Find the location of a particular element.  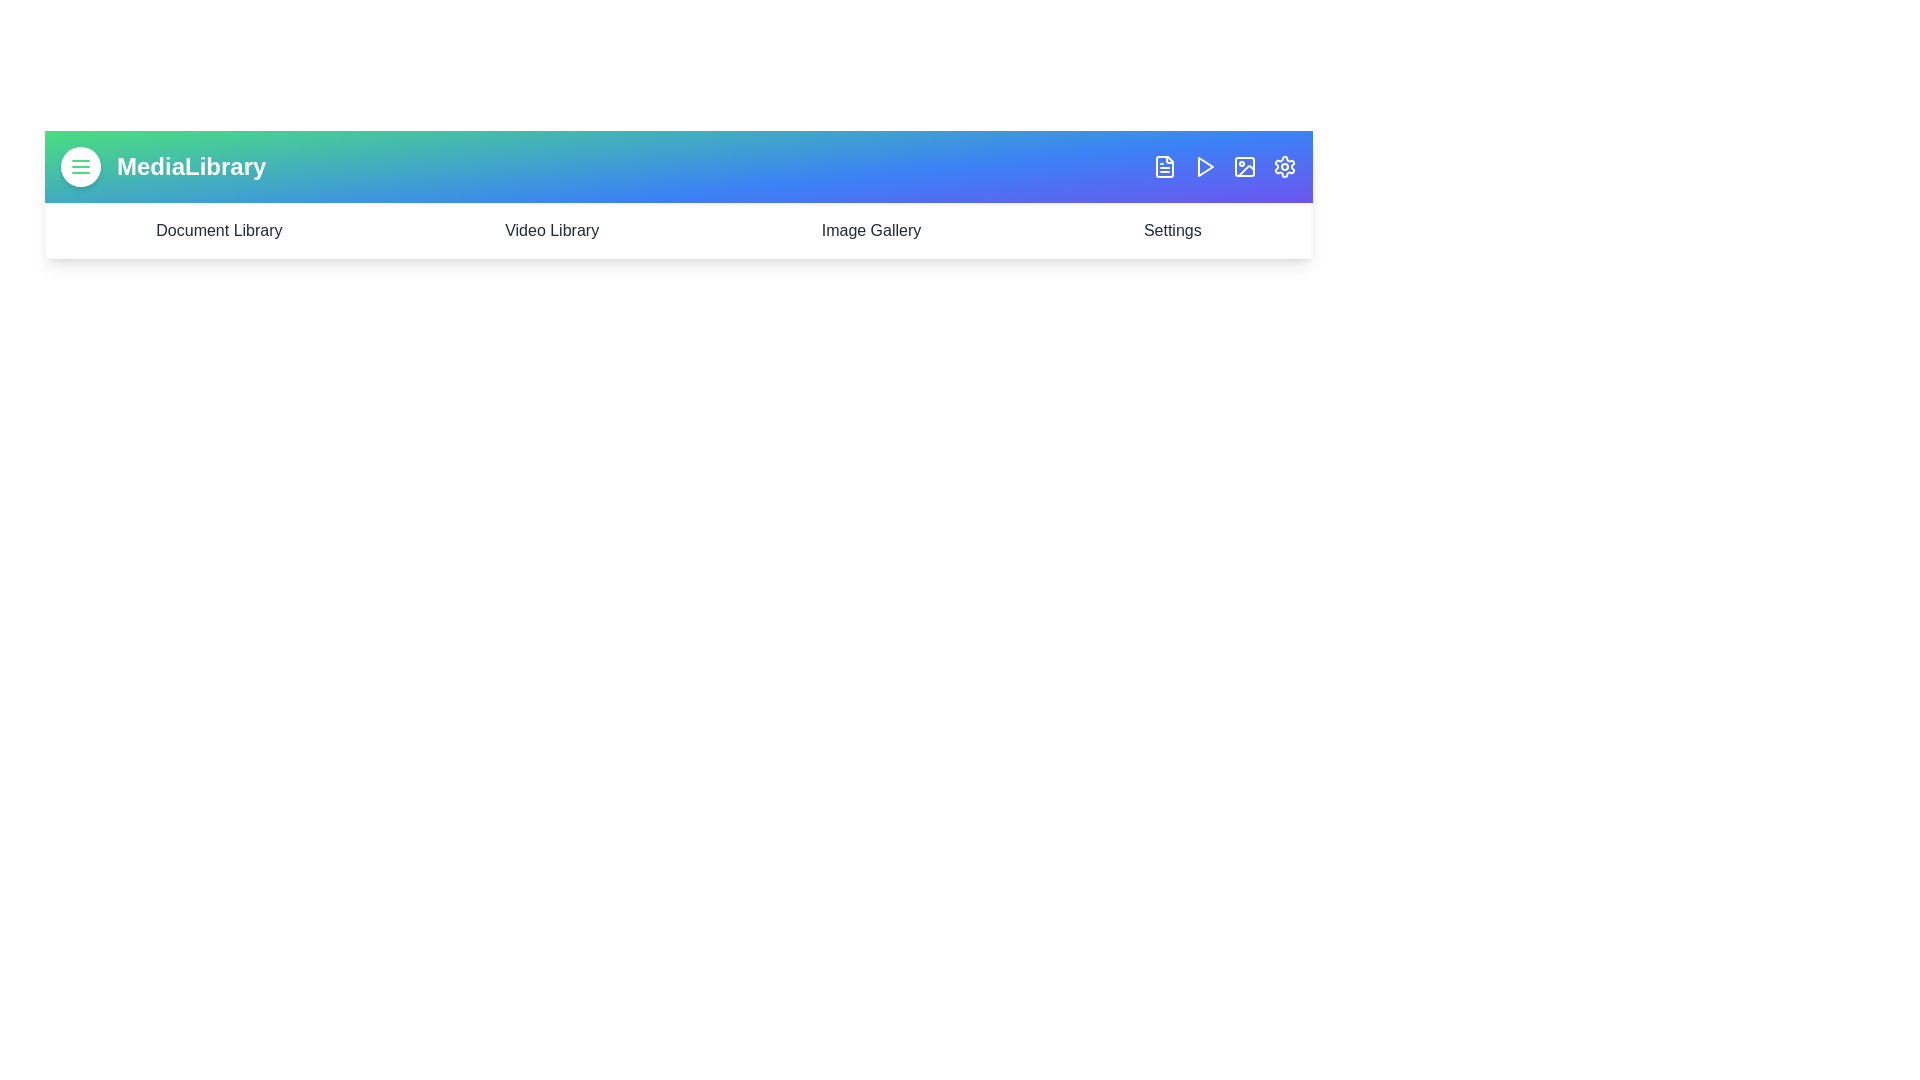

the 'Document Library' link to navigate to the respective section is located at coordinates (219, 230).